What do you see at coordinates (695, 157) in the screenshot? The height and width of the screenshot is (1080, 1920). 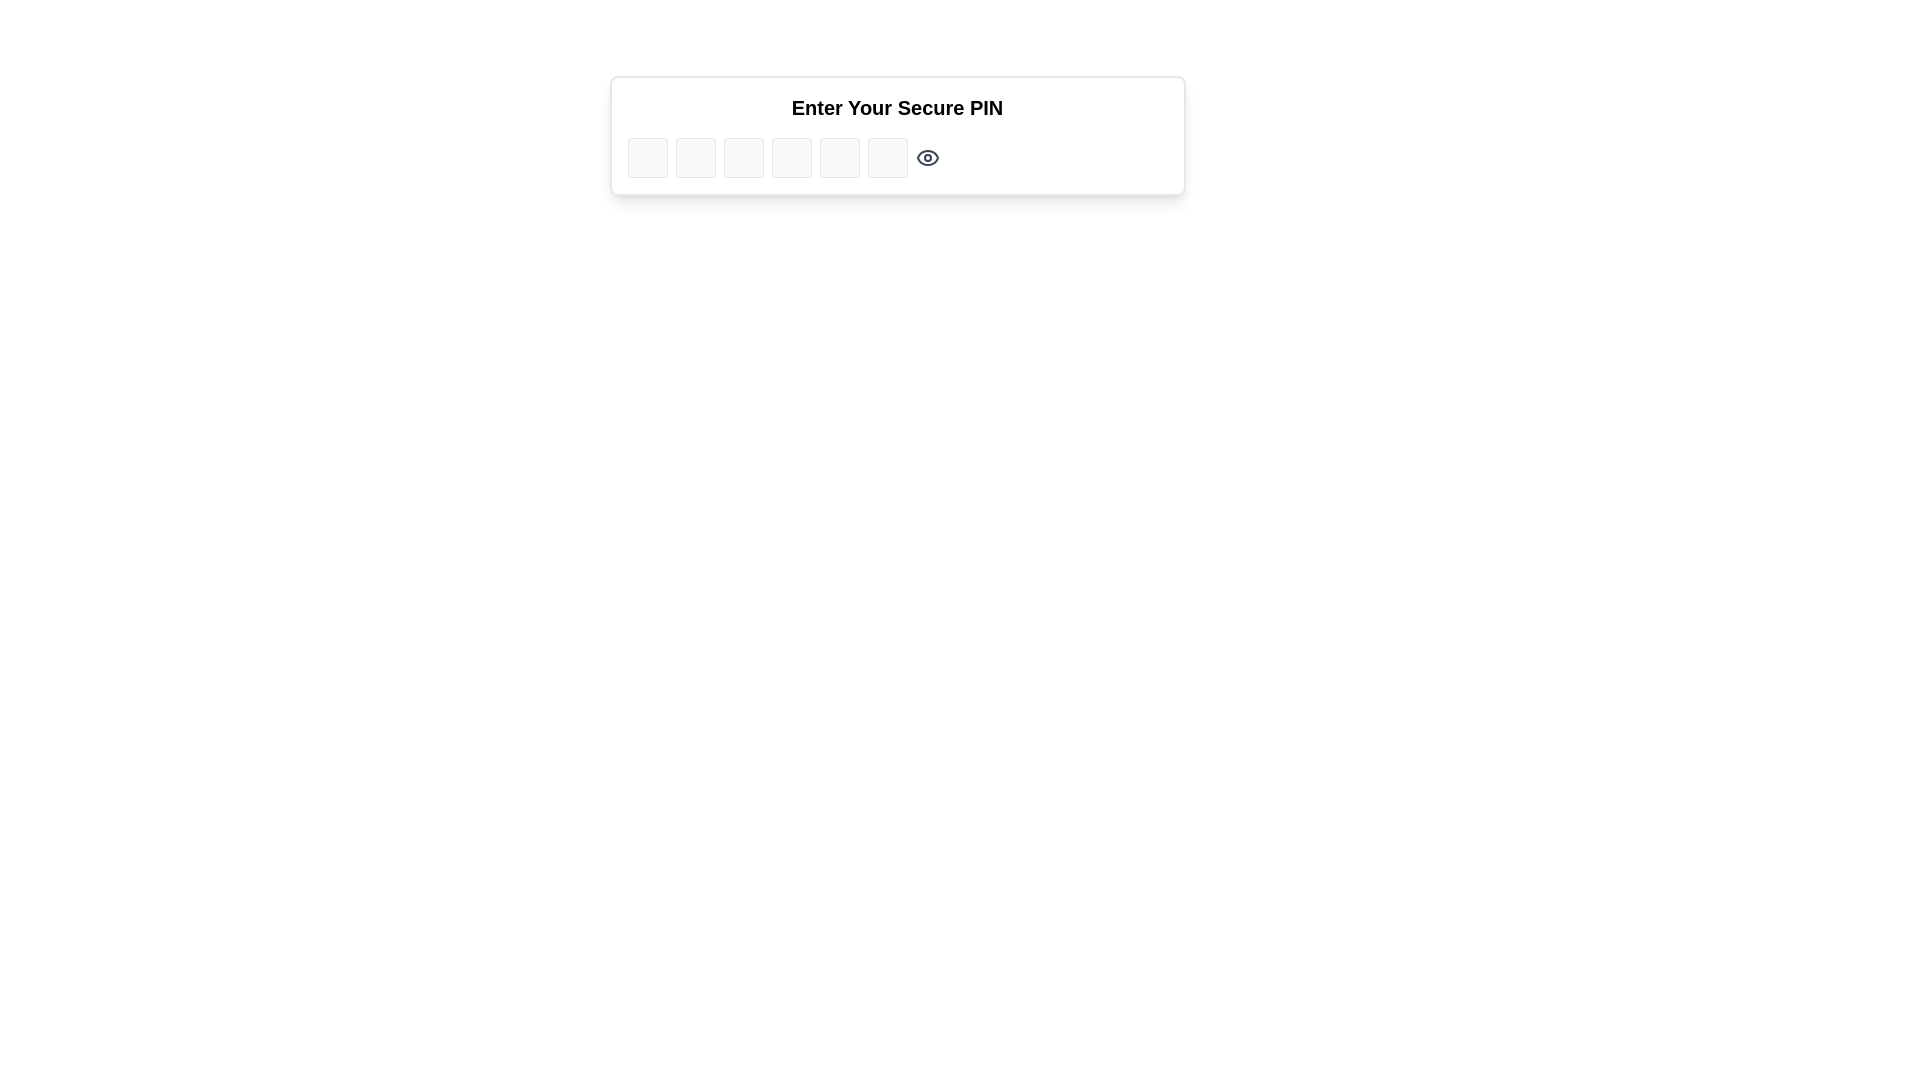 I see `the second input box in the row of six password input fields to focus on it for entering a secure PIN` at bounding box center [695, 157].